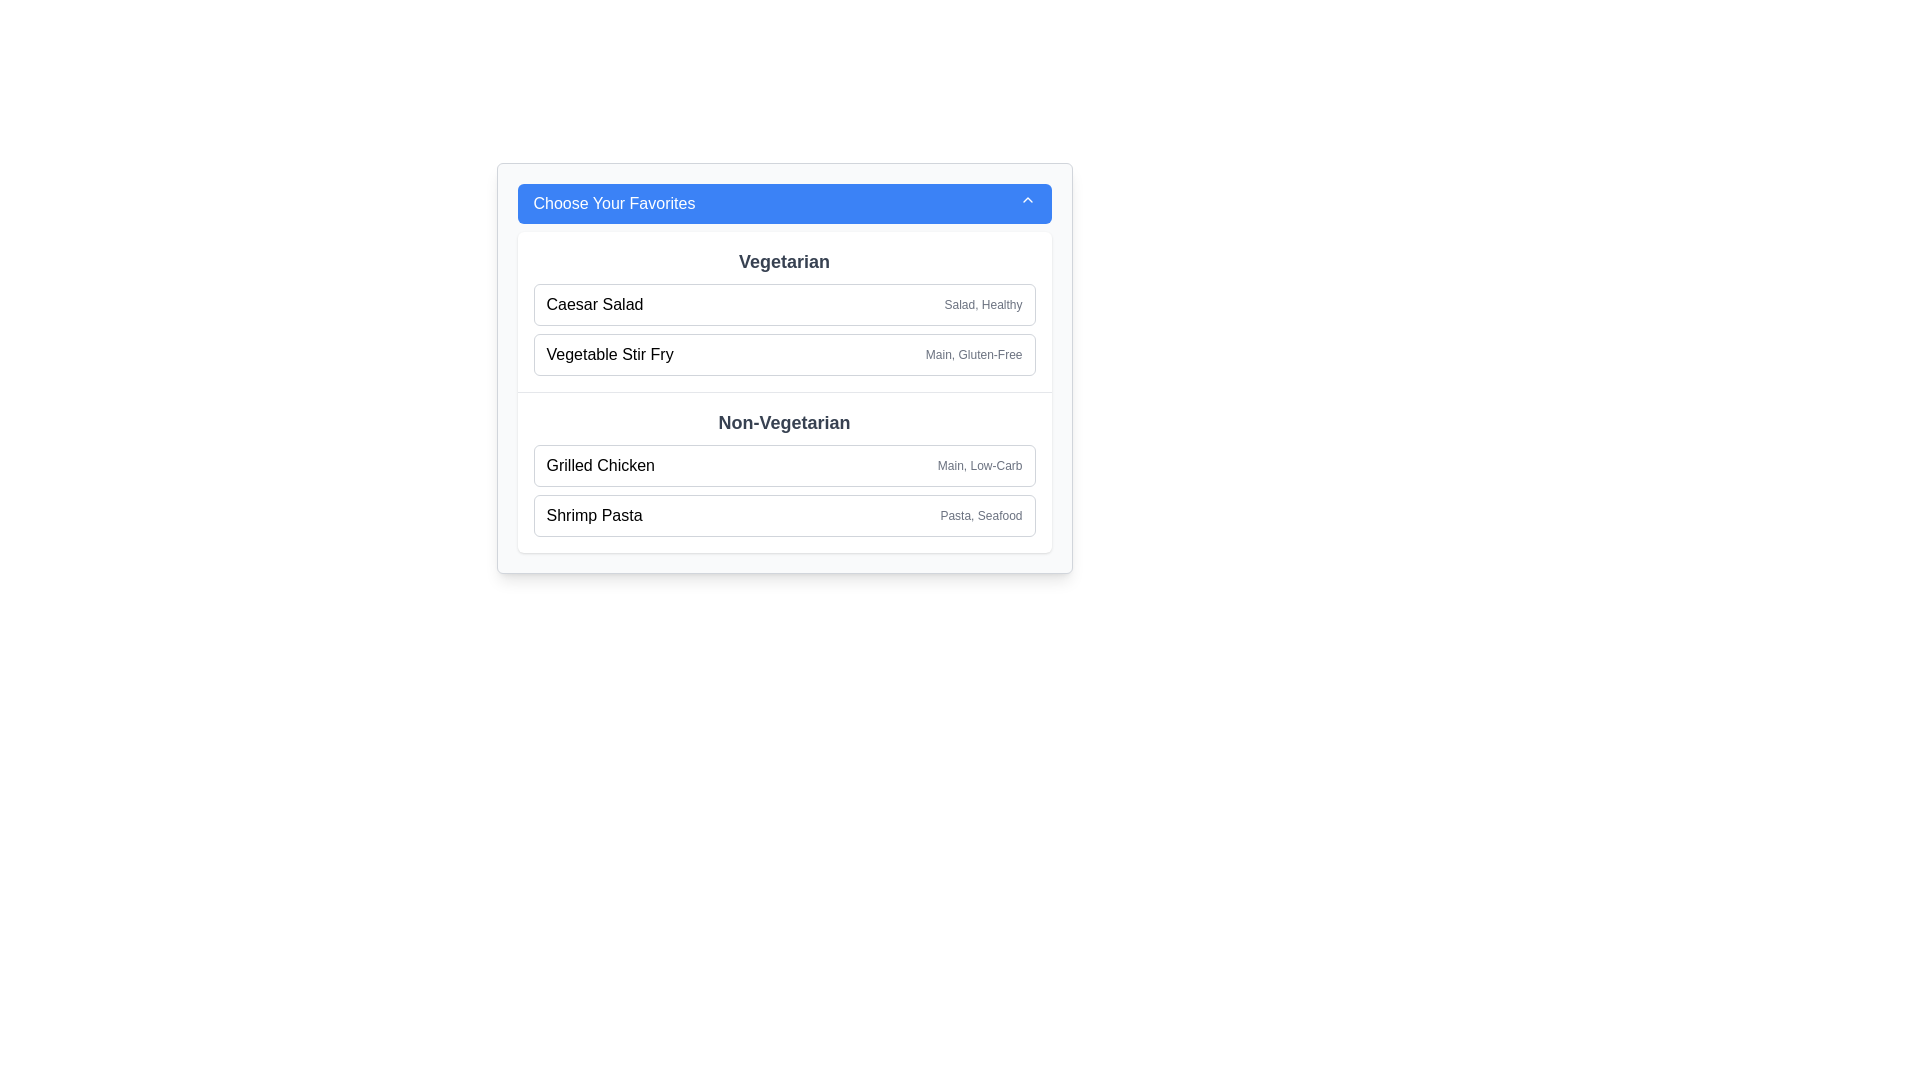 This screenshot has width=1920, height=1080. What do you see at coordinates (783, 204) in the screenshot?
I see `the horizontal blue bar labeled 'Choose Your Favorites'` at bounding box center [783, 204].